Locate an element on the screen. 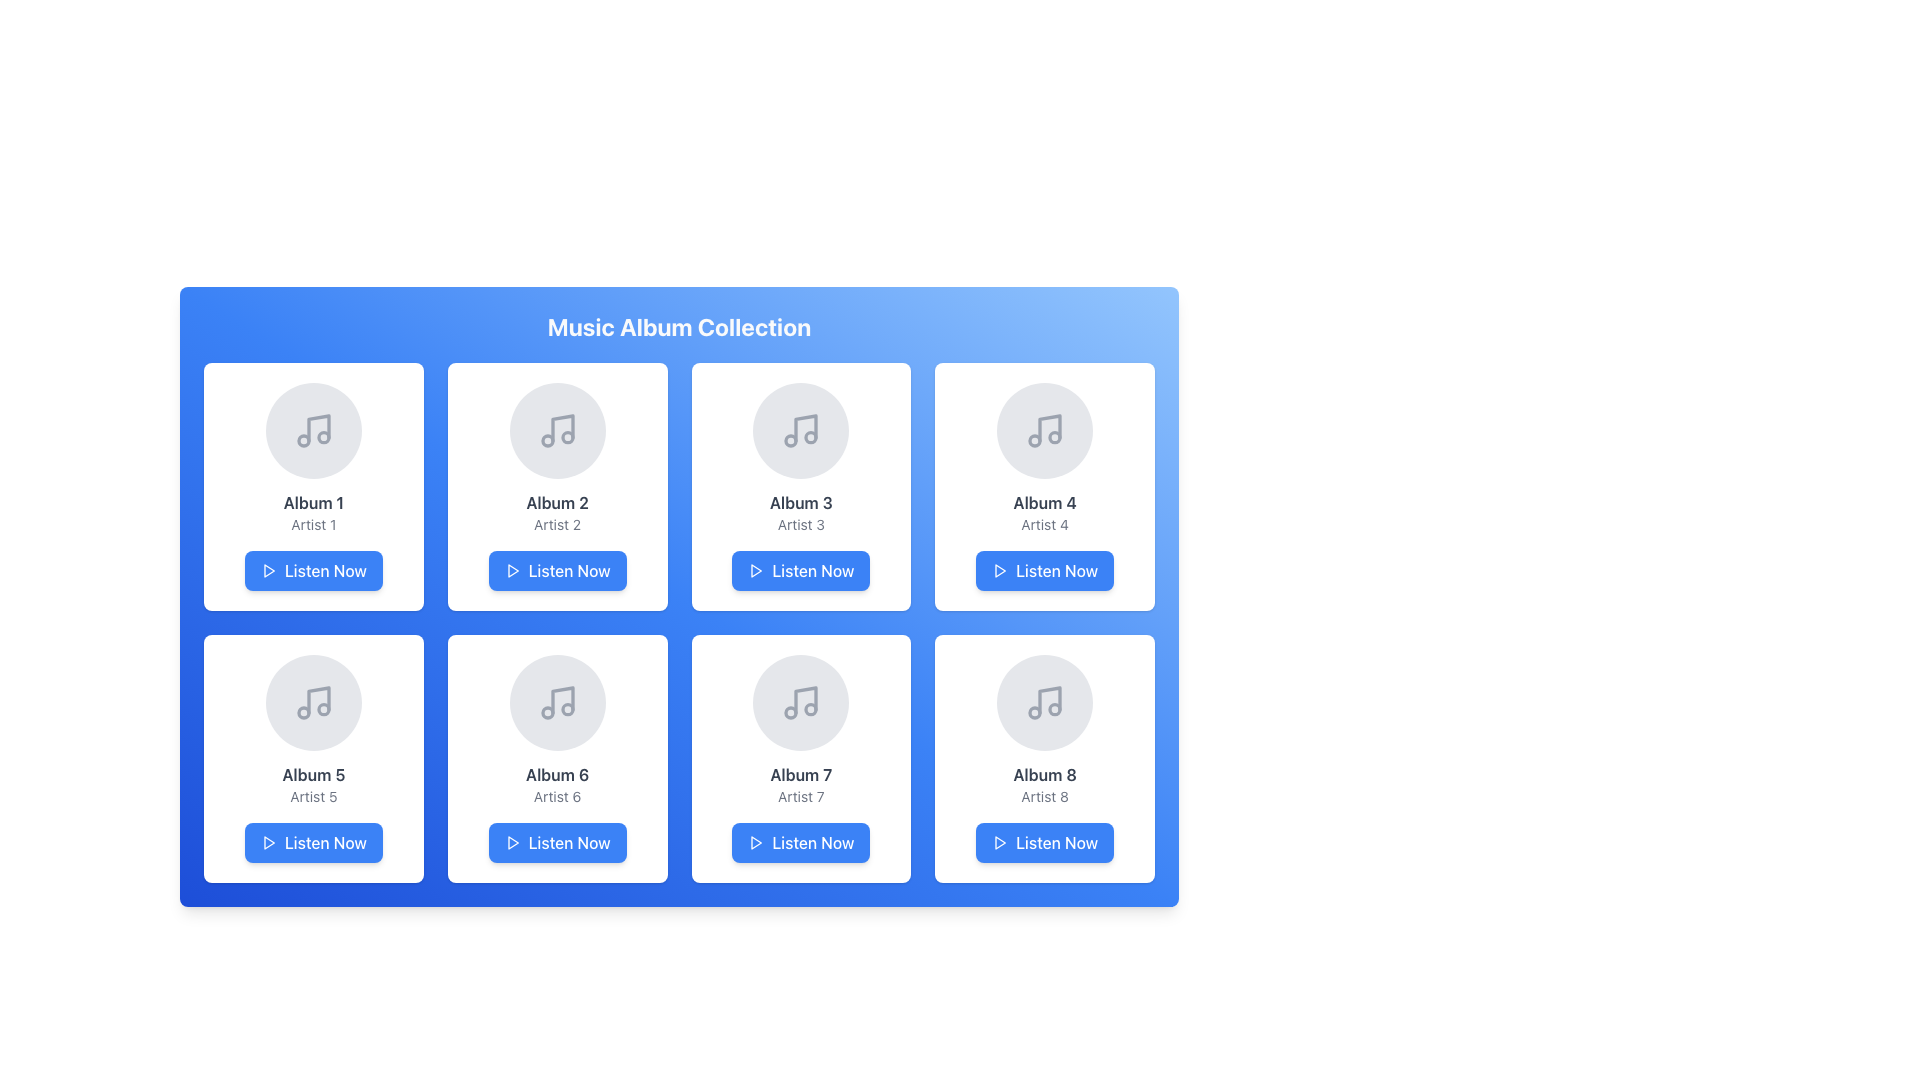 The height and width of the screenshot is (1080, 1920). the circular icon representing the music album located at the top-center of the card labeled 'Album 4' and 'Artist 4' is located at coordinates (1044, 430).